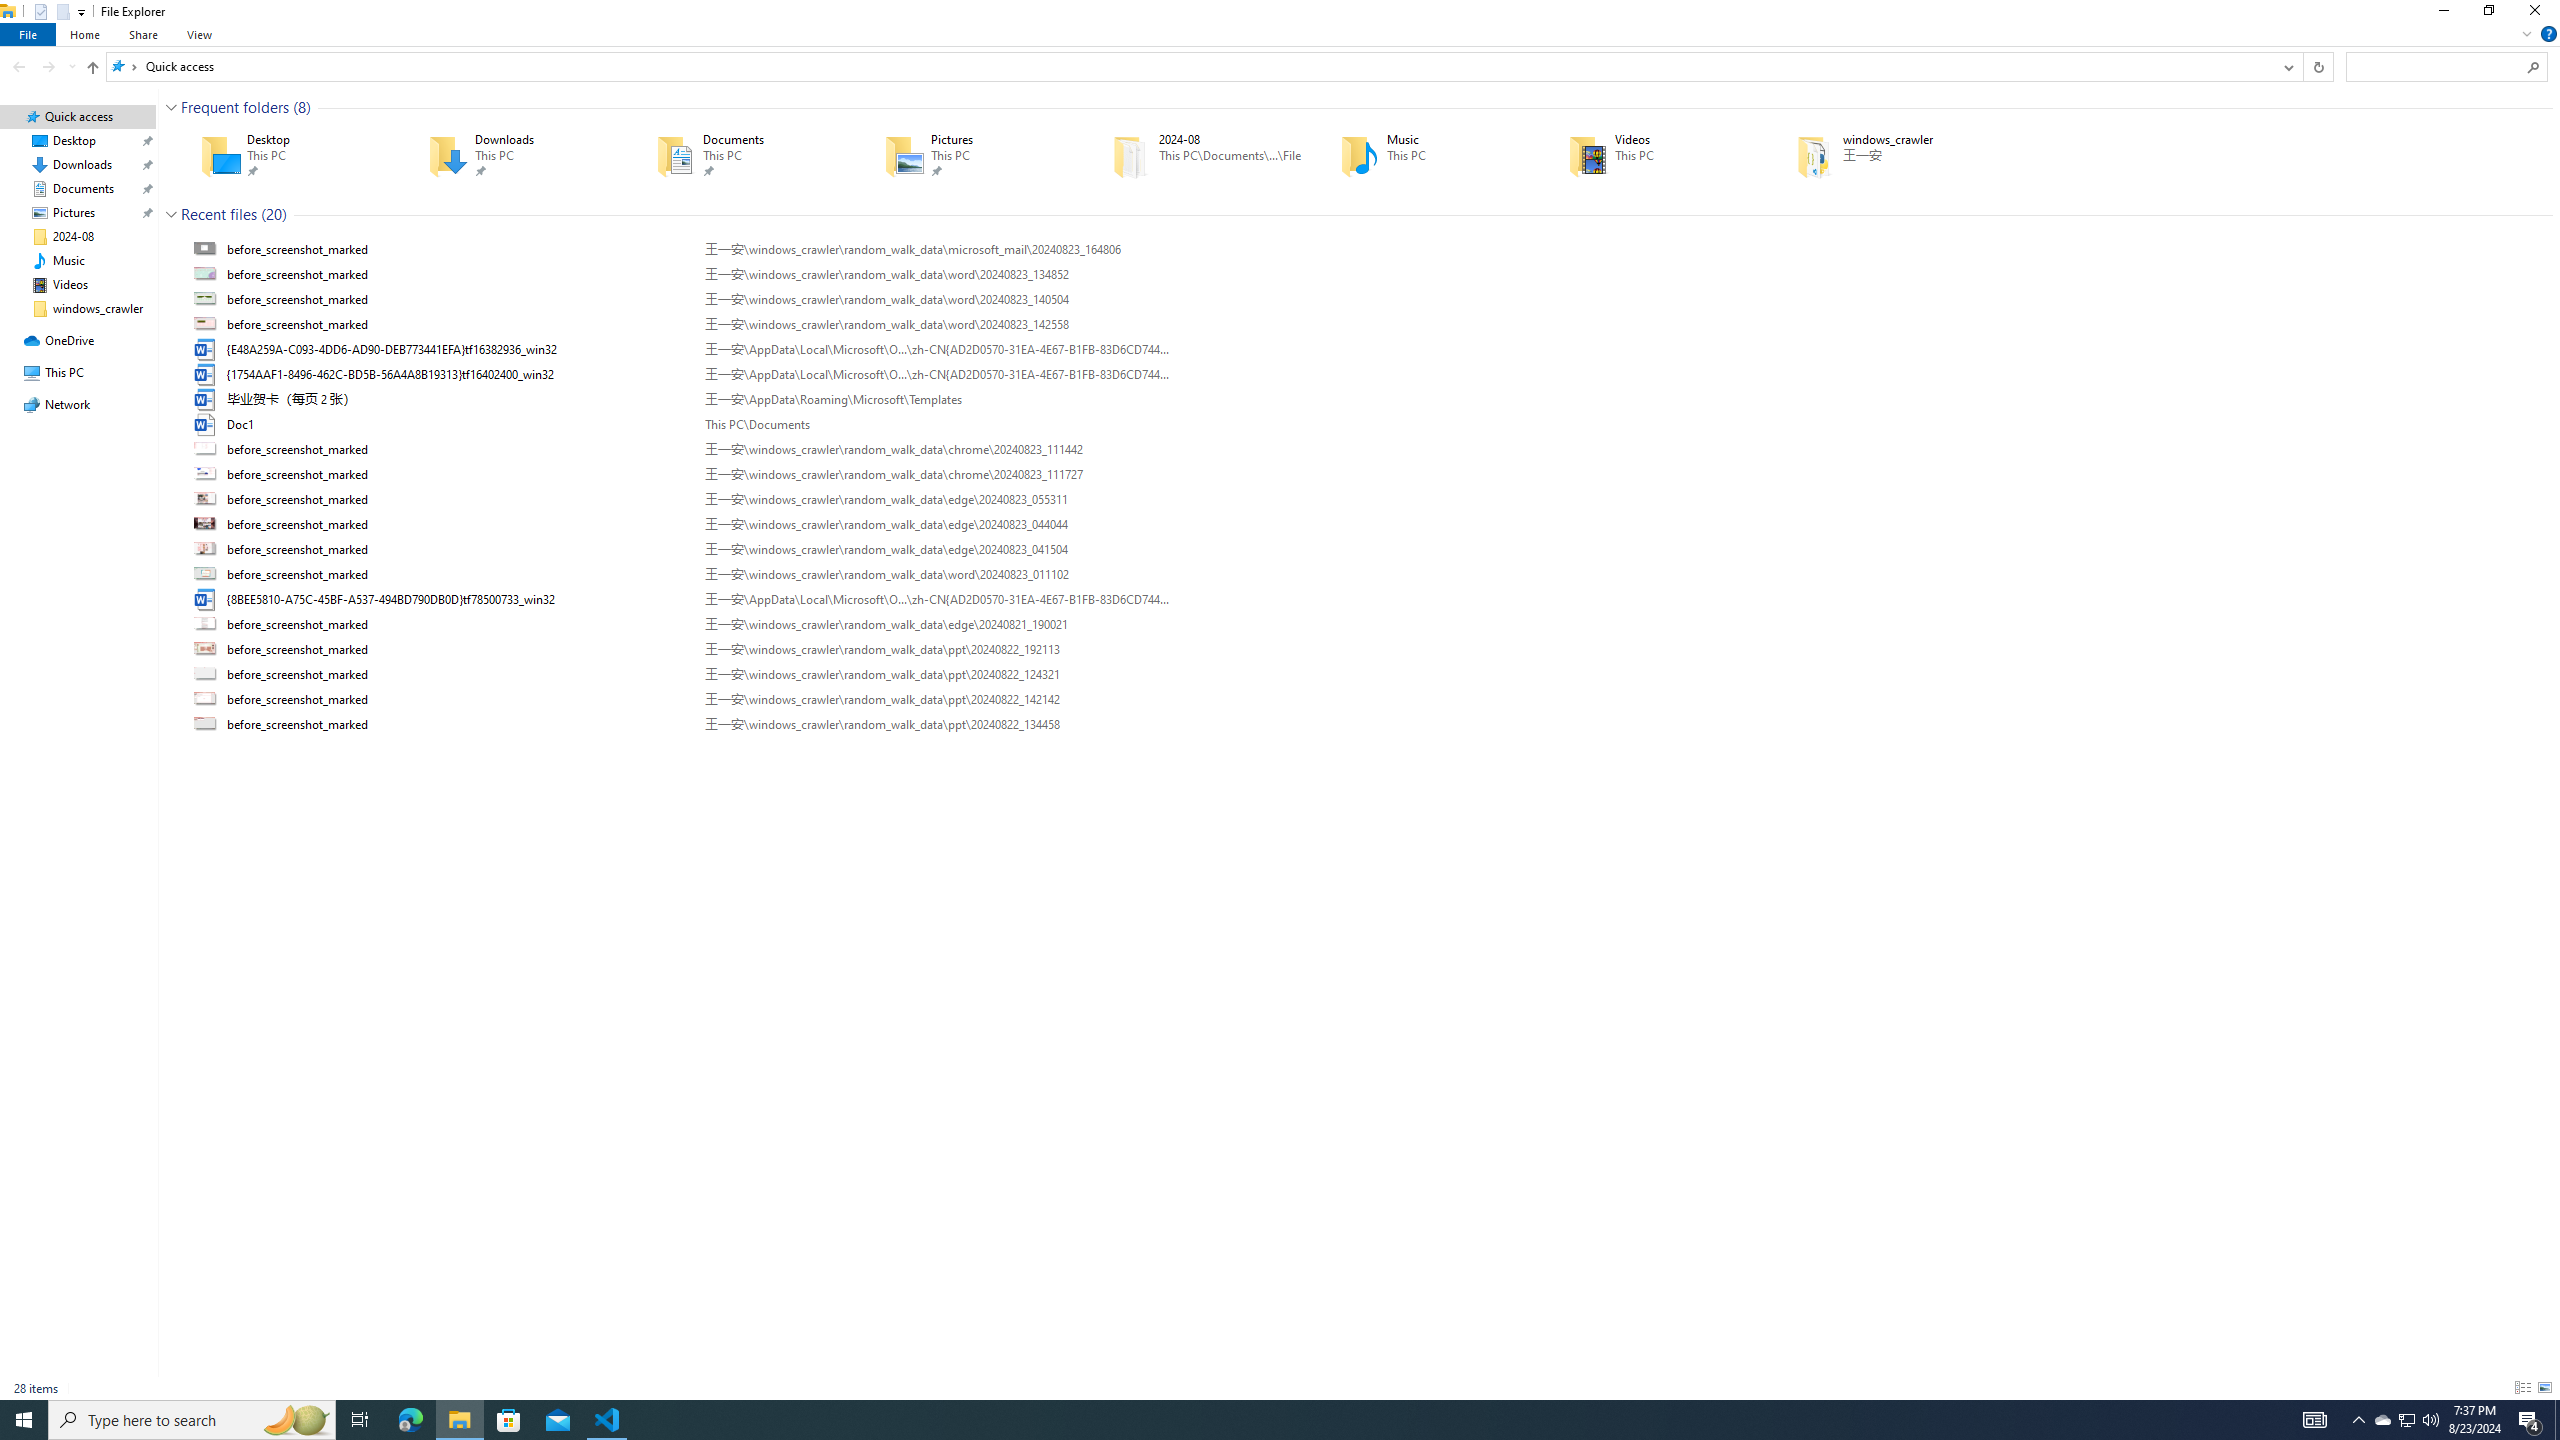 The image size is (2560, 1440). Describe the element at coordinates (1652, 154) in the screenshot. I see `'Videos'` at that location.